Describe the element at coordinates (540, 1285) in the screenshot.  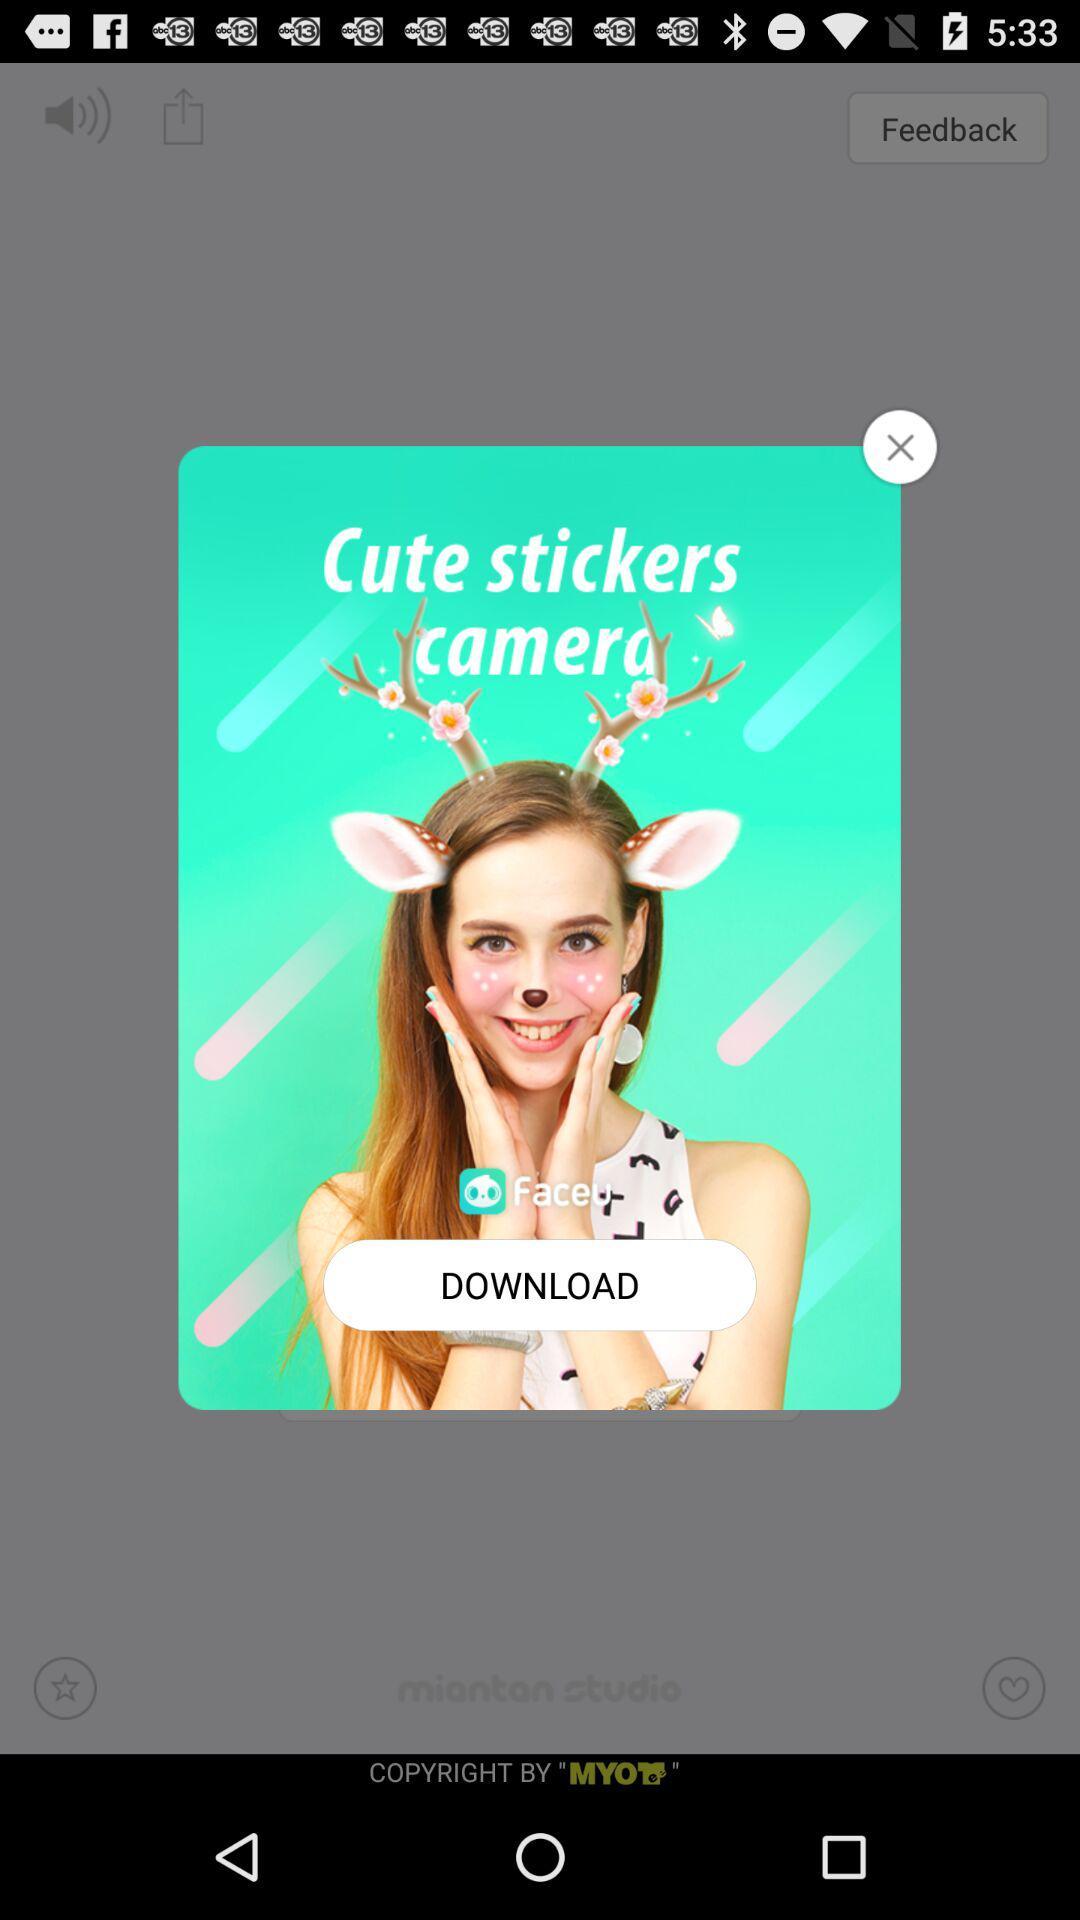
I see `download item` at that location.